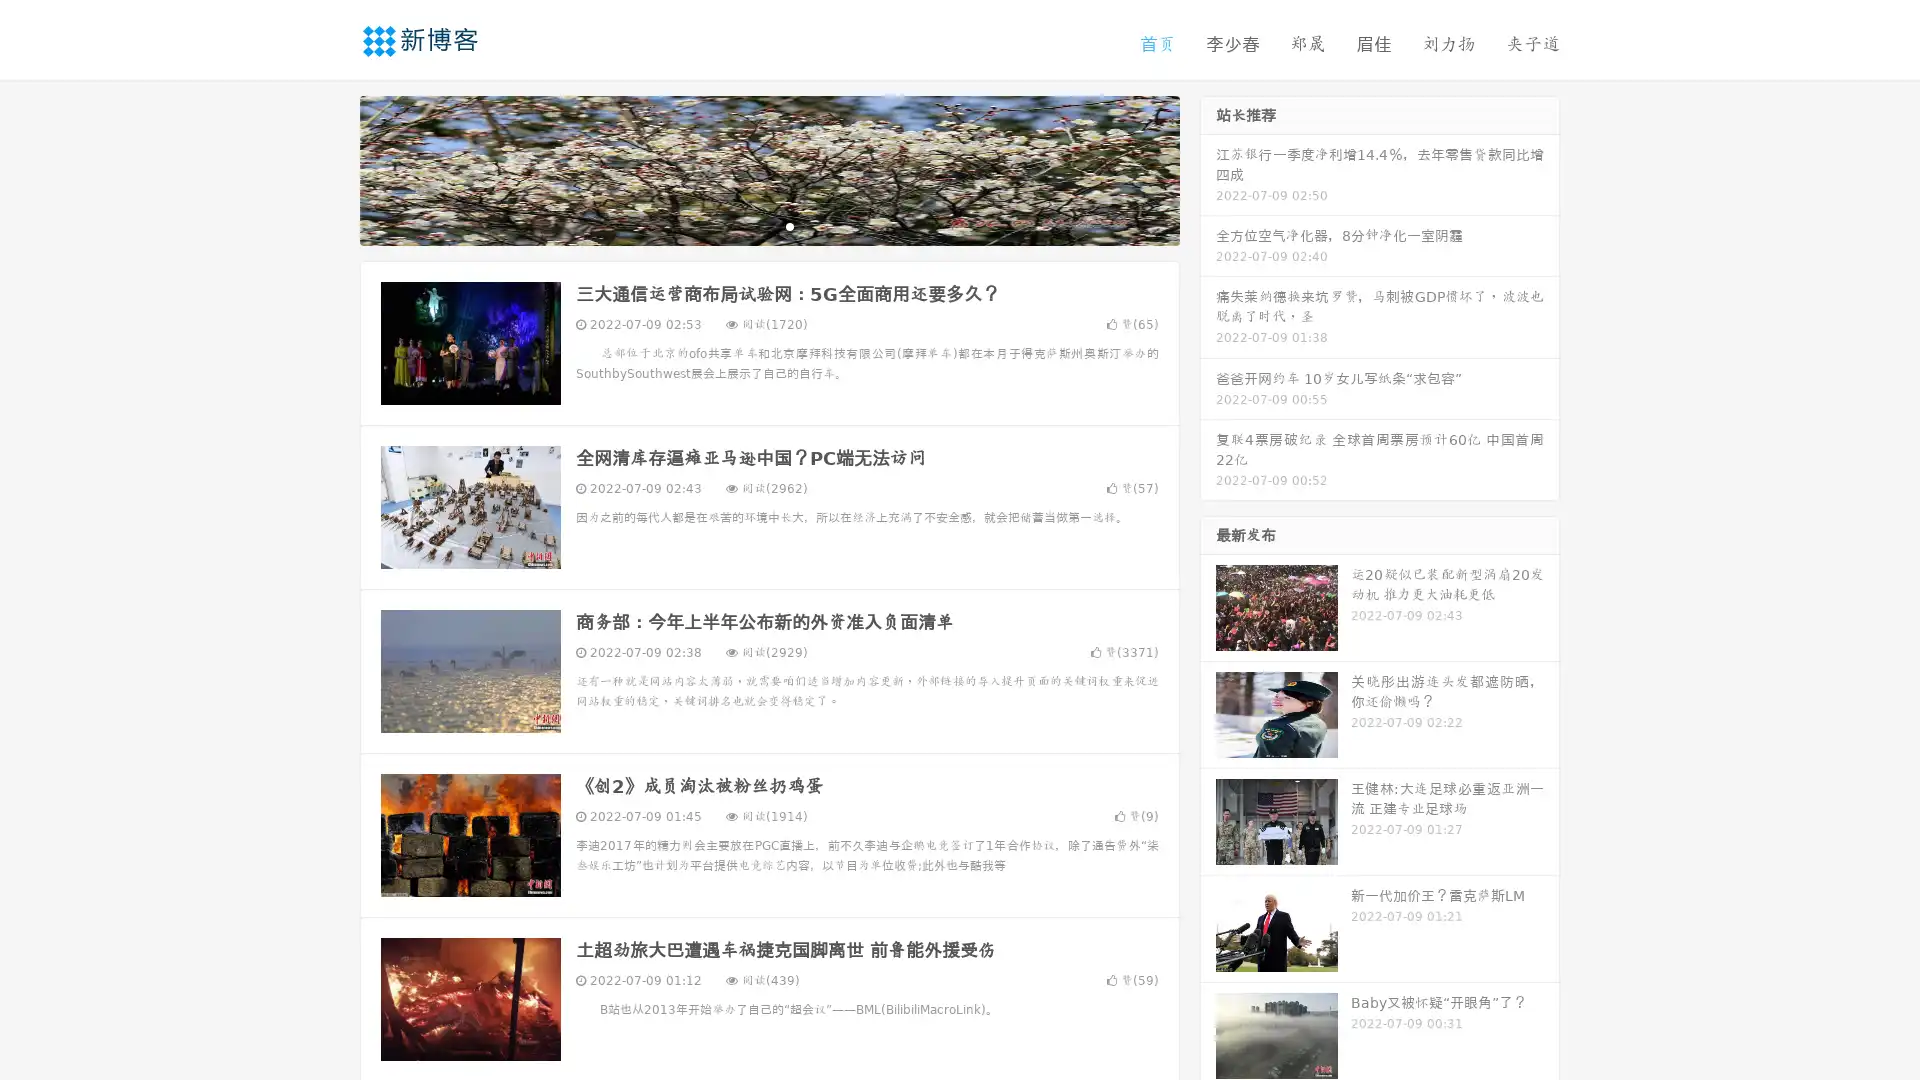 The width and height of the screenshot is (1920, 1080). Describe the element at coordinates (330, 168) in the screenshot. I see `Previous slide` at that location.